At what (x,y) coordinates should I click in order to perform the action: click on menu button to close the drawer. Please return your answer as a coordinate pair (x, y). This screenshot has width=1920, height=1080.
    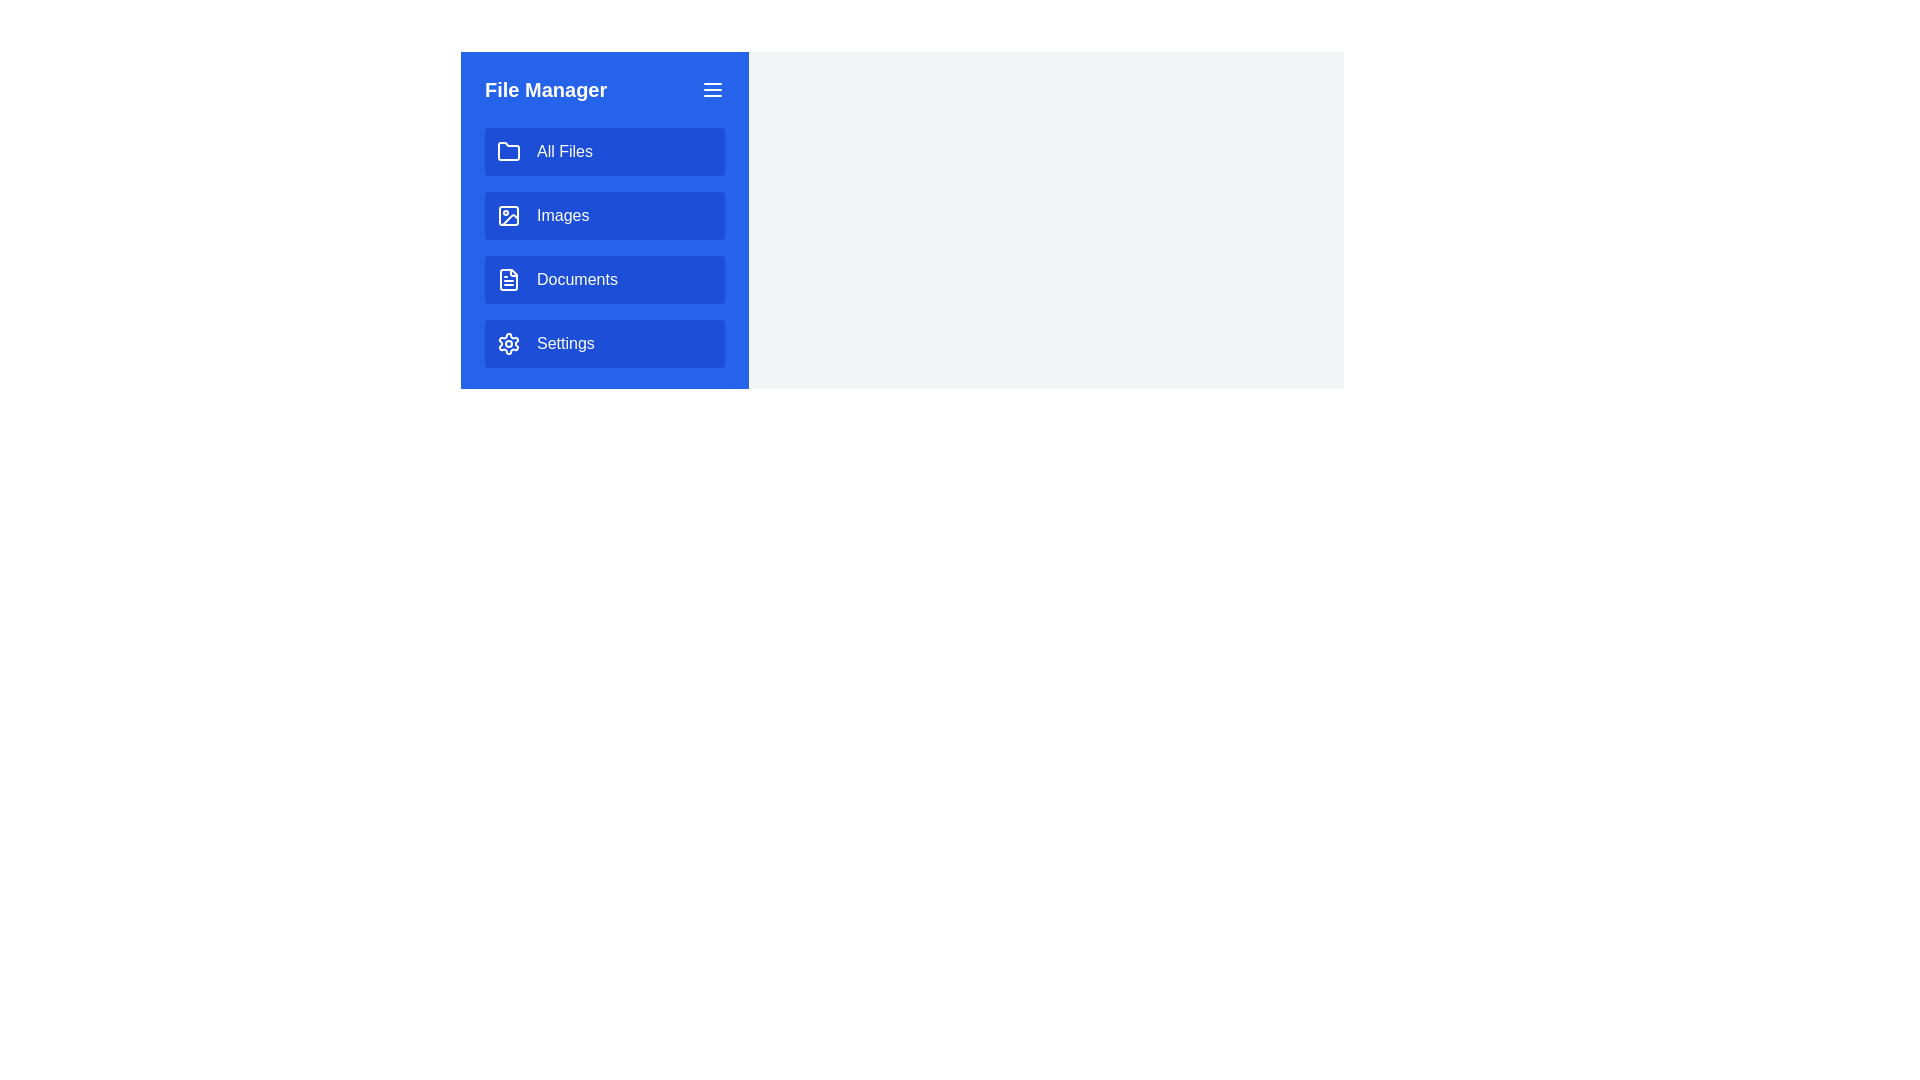
    Looking at the image, I should click on (713, 88).